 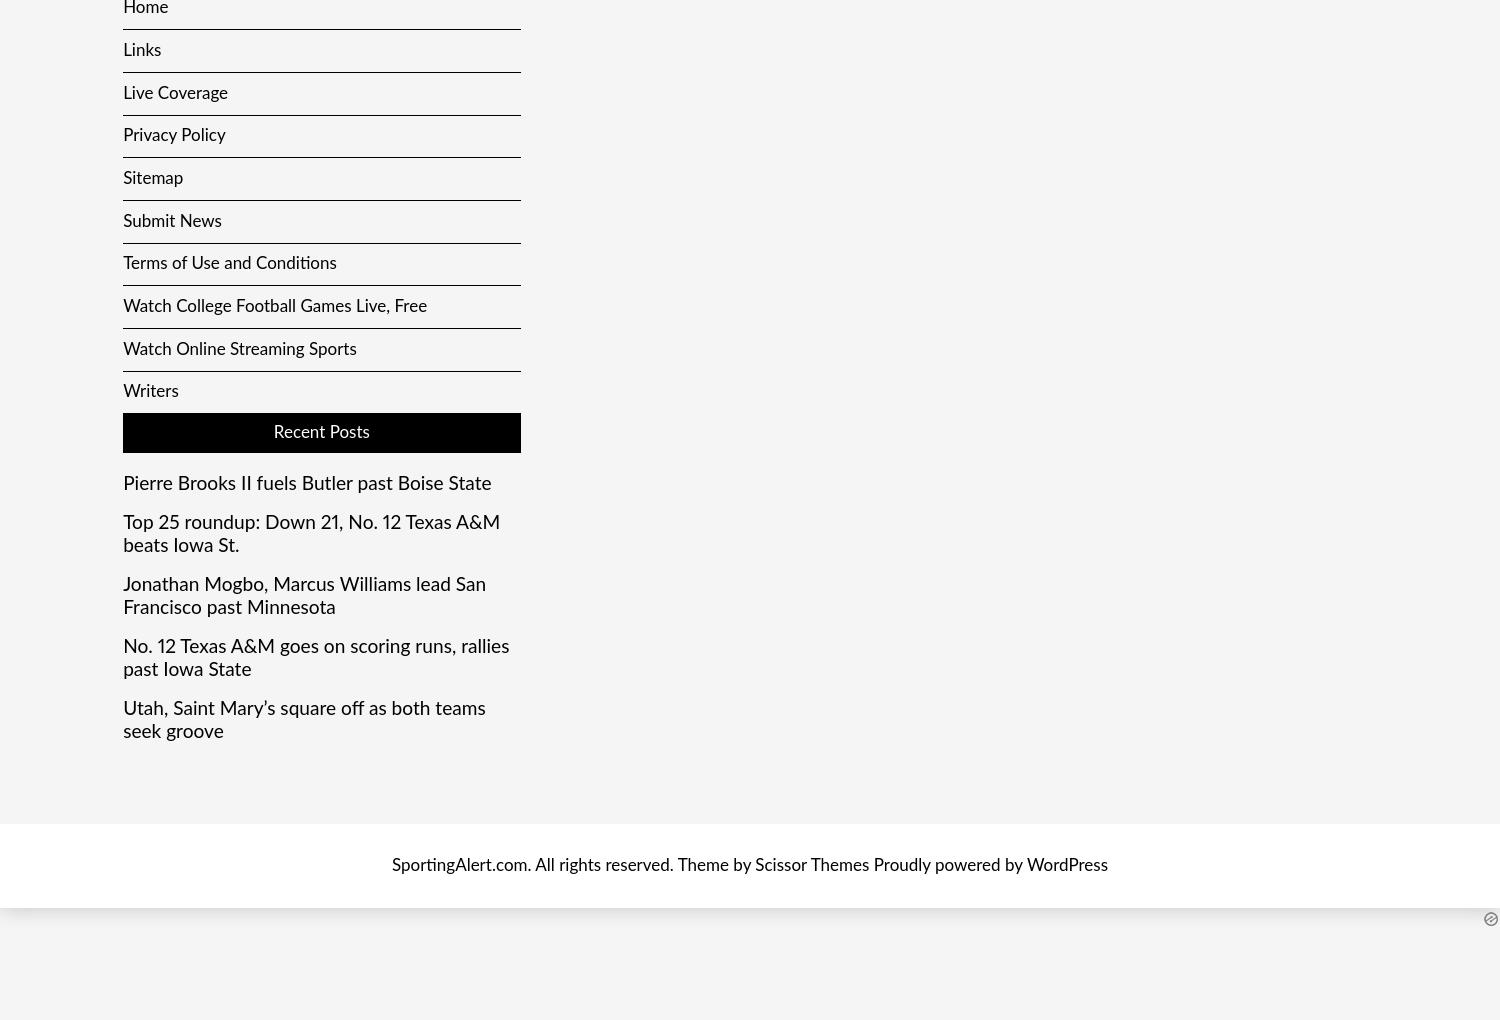 What do you see at coordinates (1026, 864) in the screenshot?
I see `'WordPress'` at bounding box center [1026, 864].